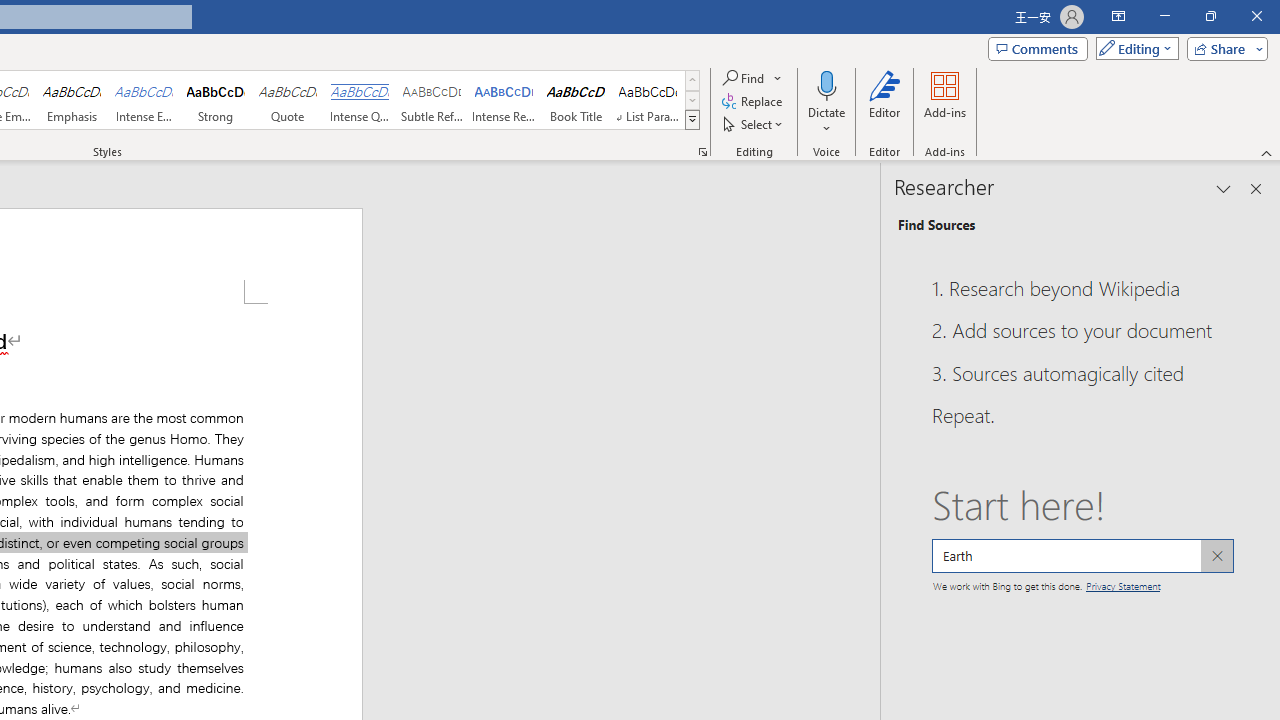  What do you see at coordinates (752, 101) in the screenshot?
I see `'Replace...'` at bounding box center [752, 101].